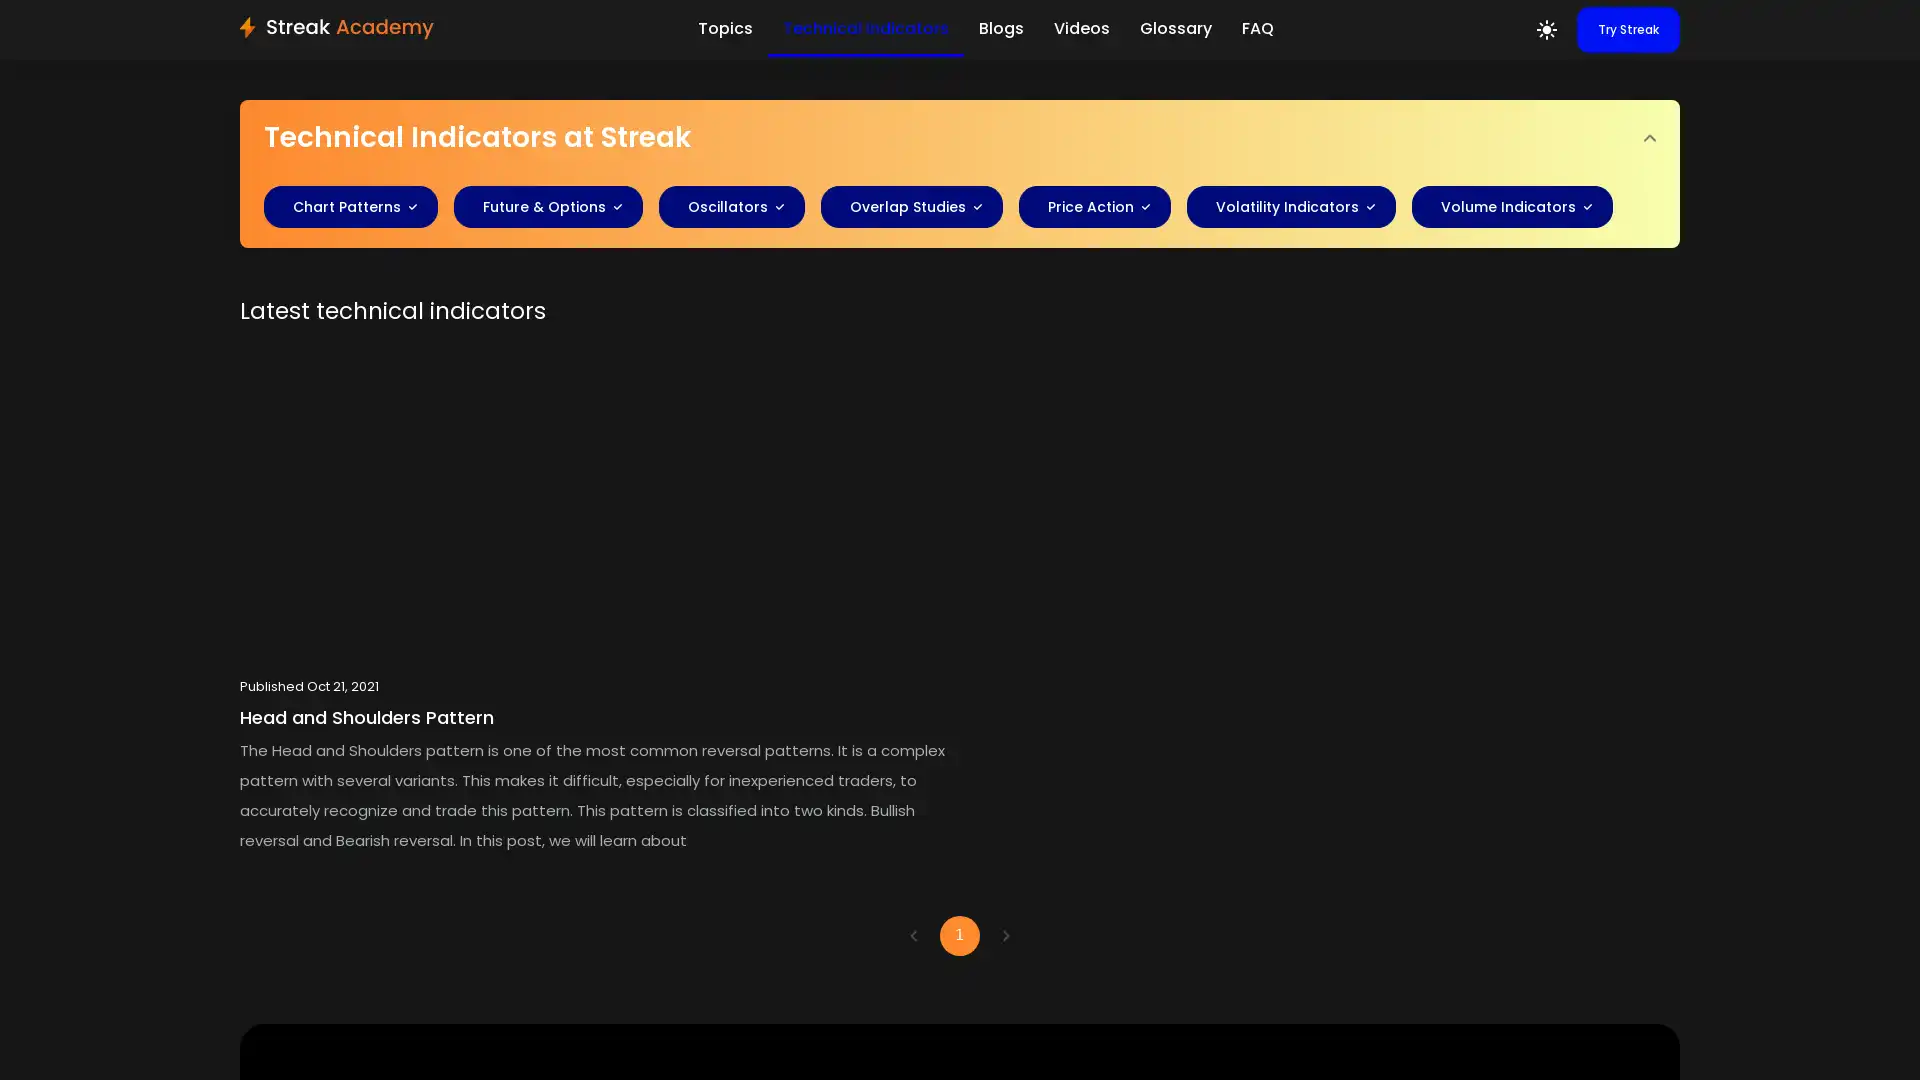  I want to click on Technical Indicators at Streak, so click(960, 137).